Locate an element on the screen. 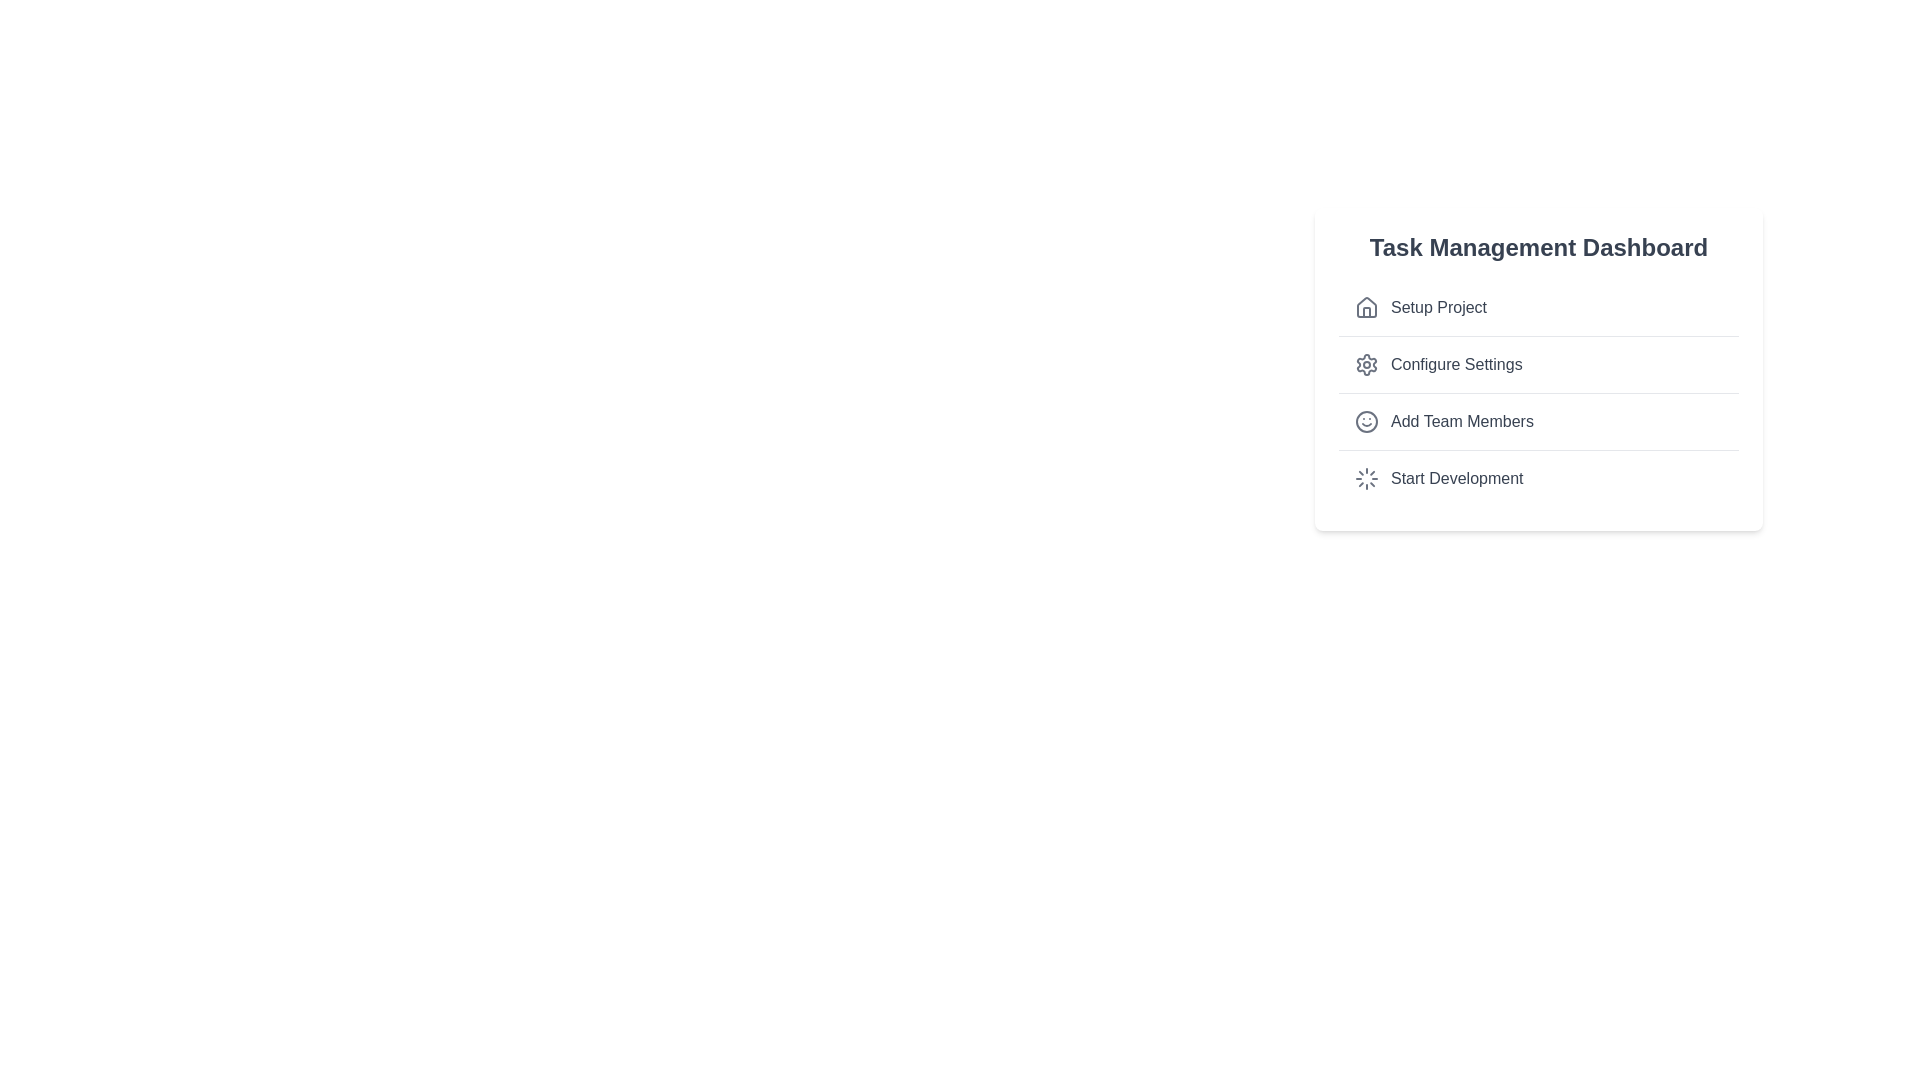 This screenshot has height=1080, width=1920. the settings gear icon located to the left of the 'Configure Settings' text in the interface is located at coordinates (1366, 365).